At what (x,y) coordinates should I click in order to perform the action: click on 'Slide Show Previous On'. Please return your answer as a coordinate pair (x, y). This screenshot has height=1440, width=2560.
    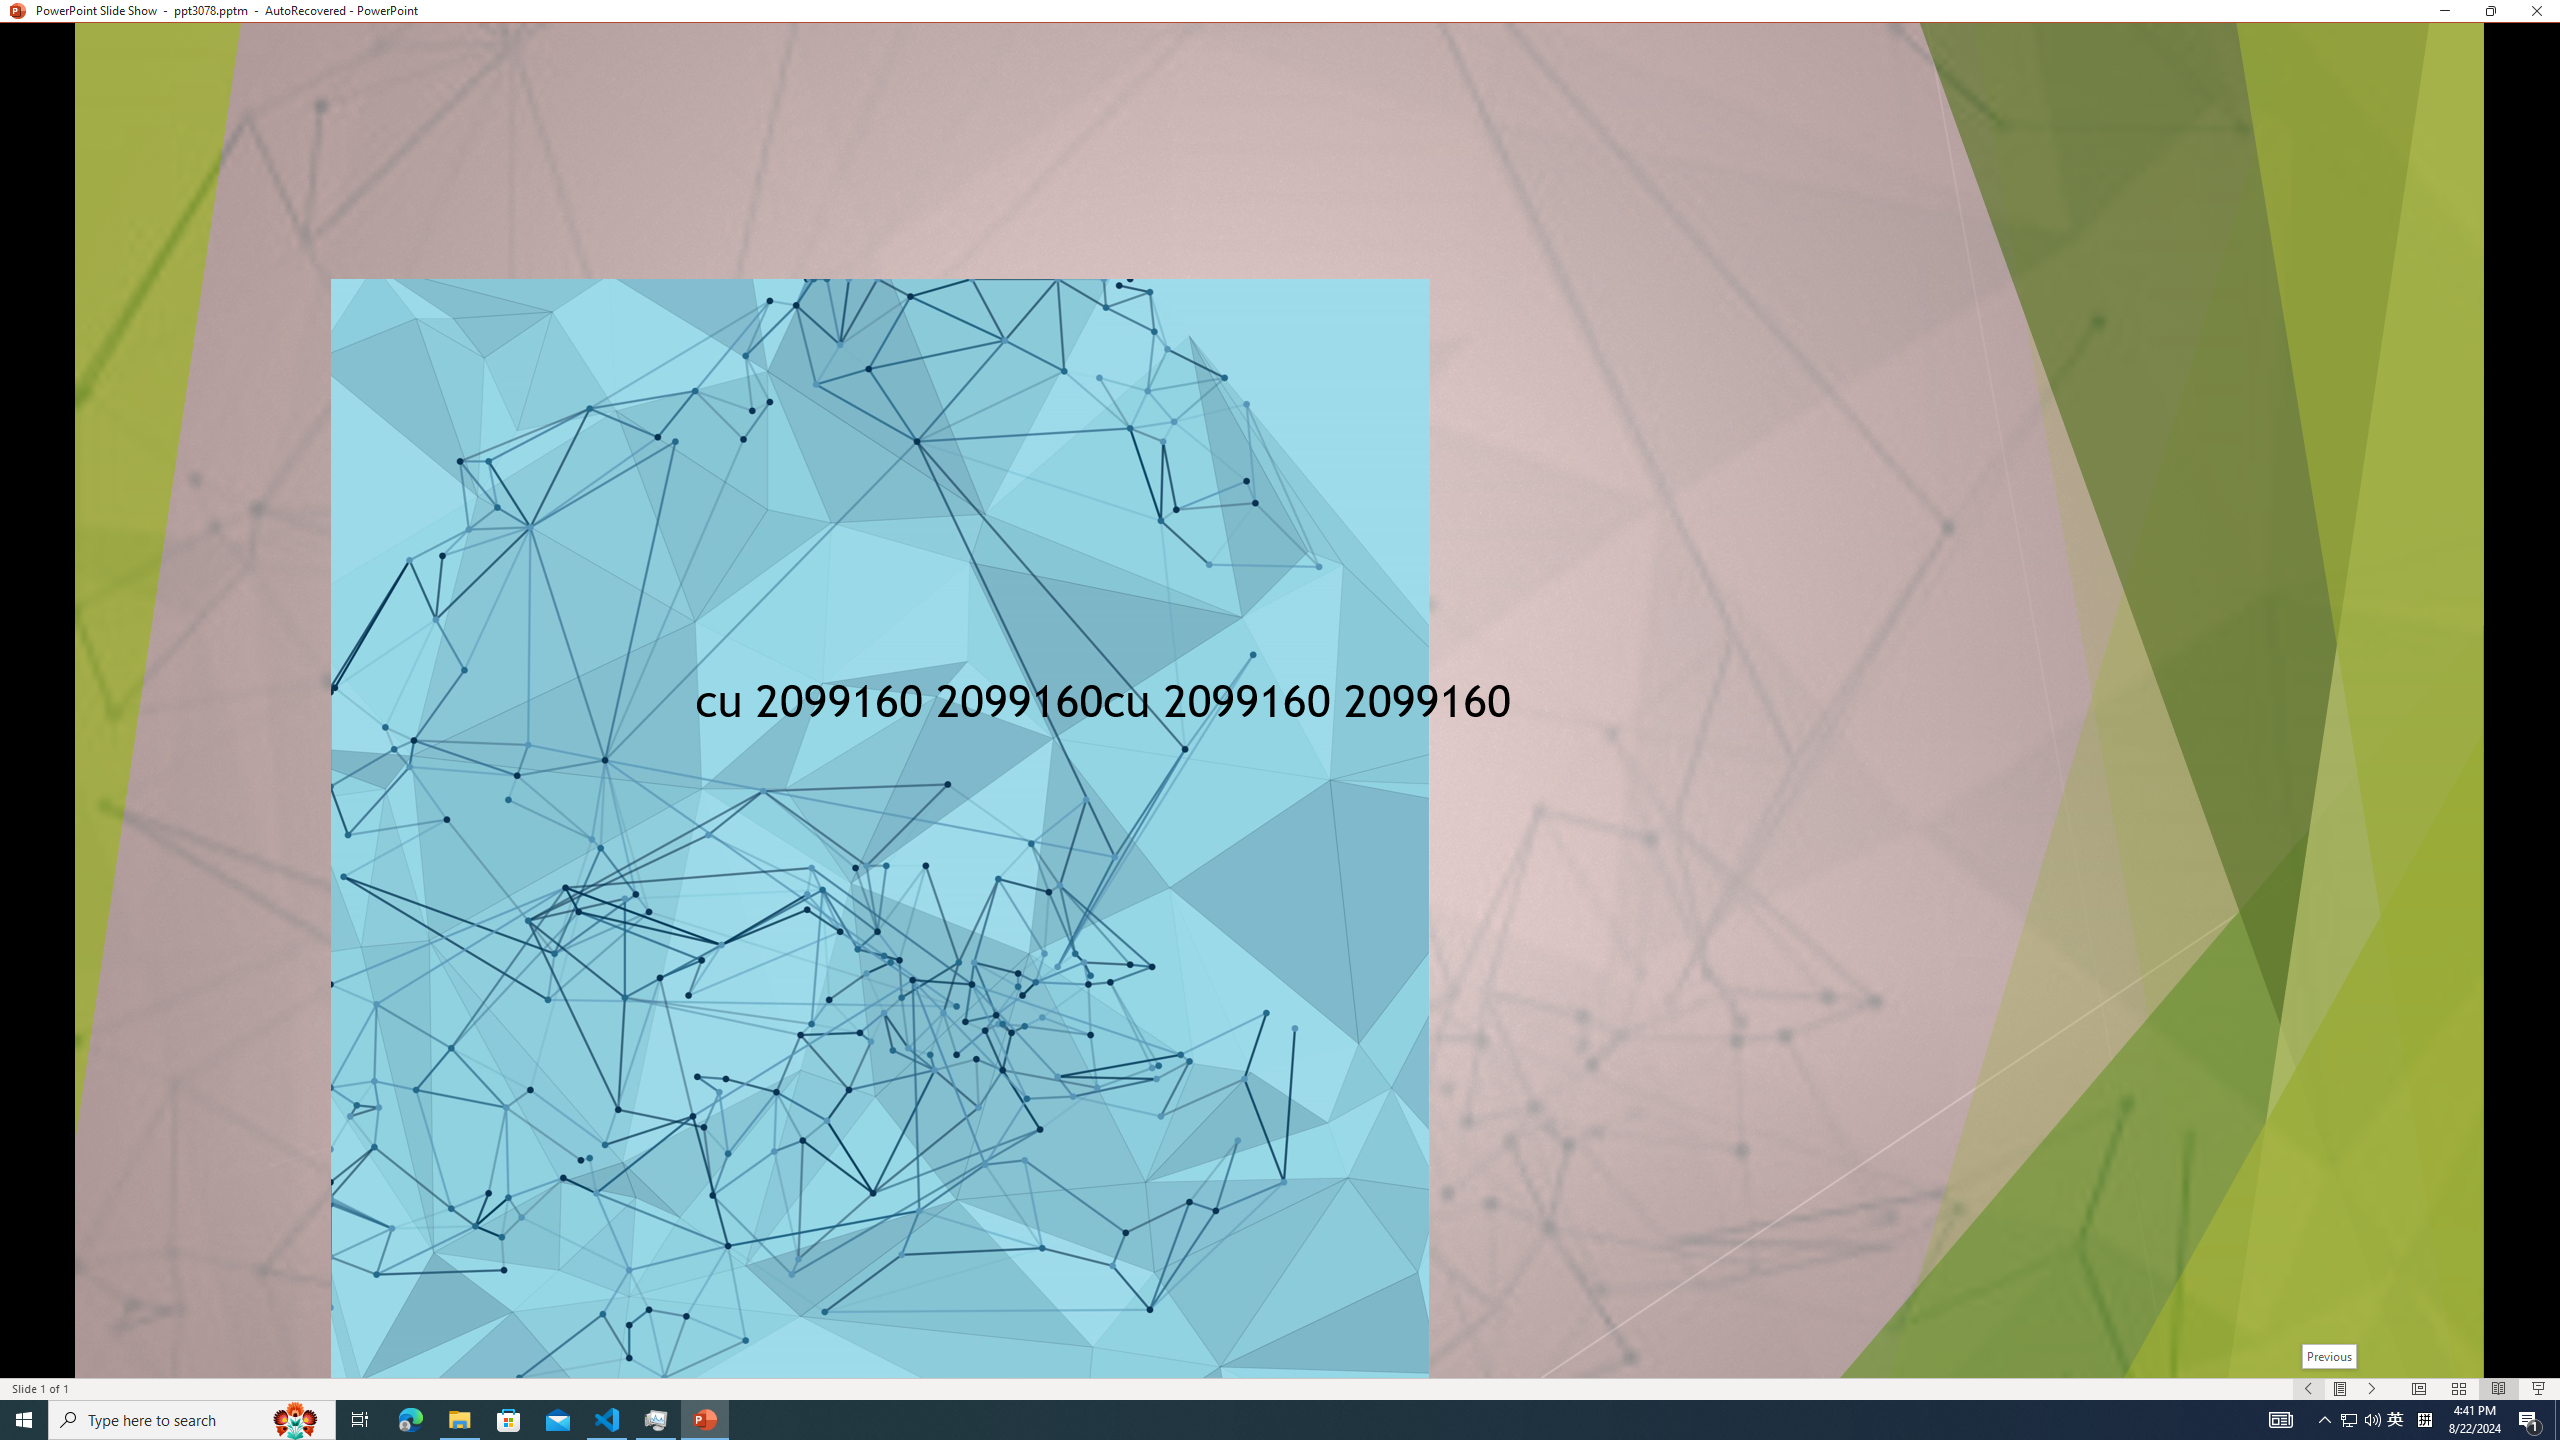
    Looking at the image, I should click on (2308, 1389).